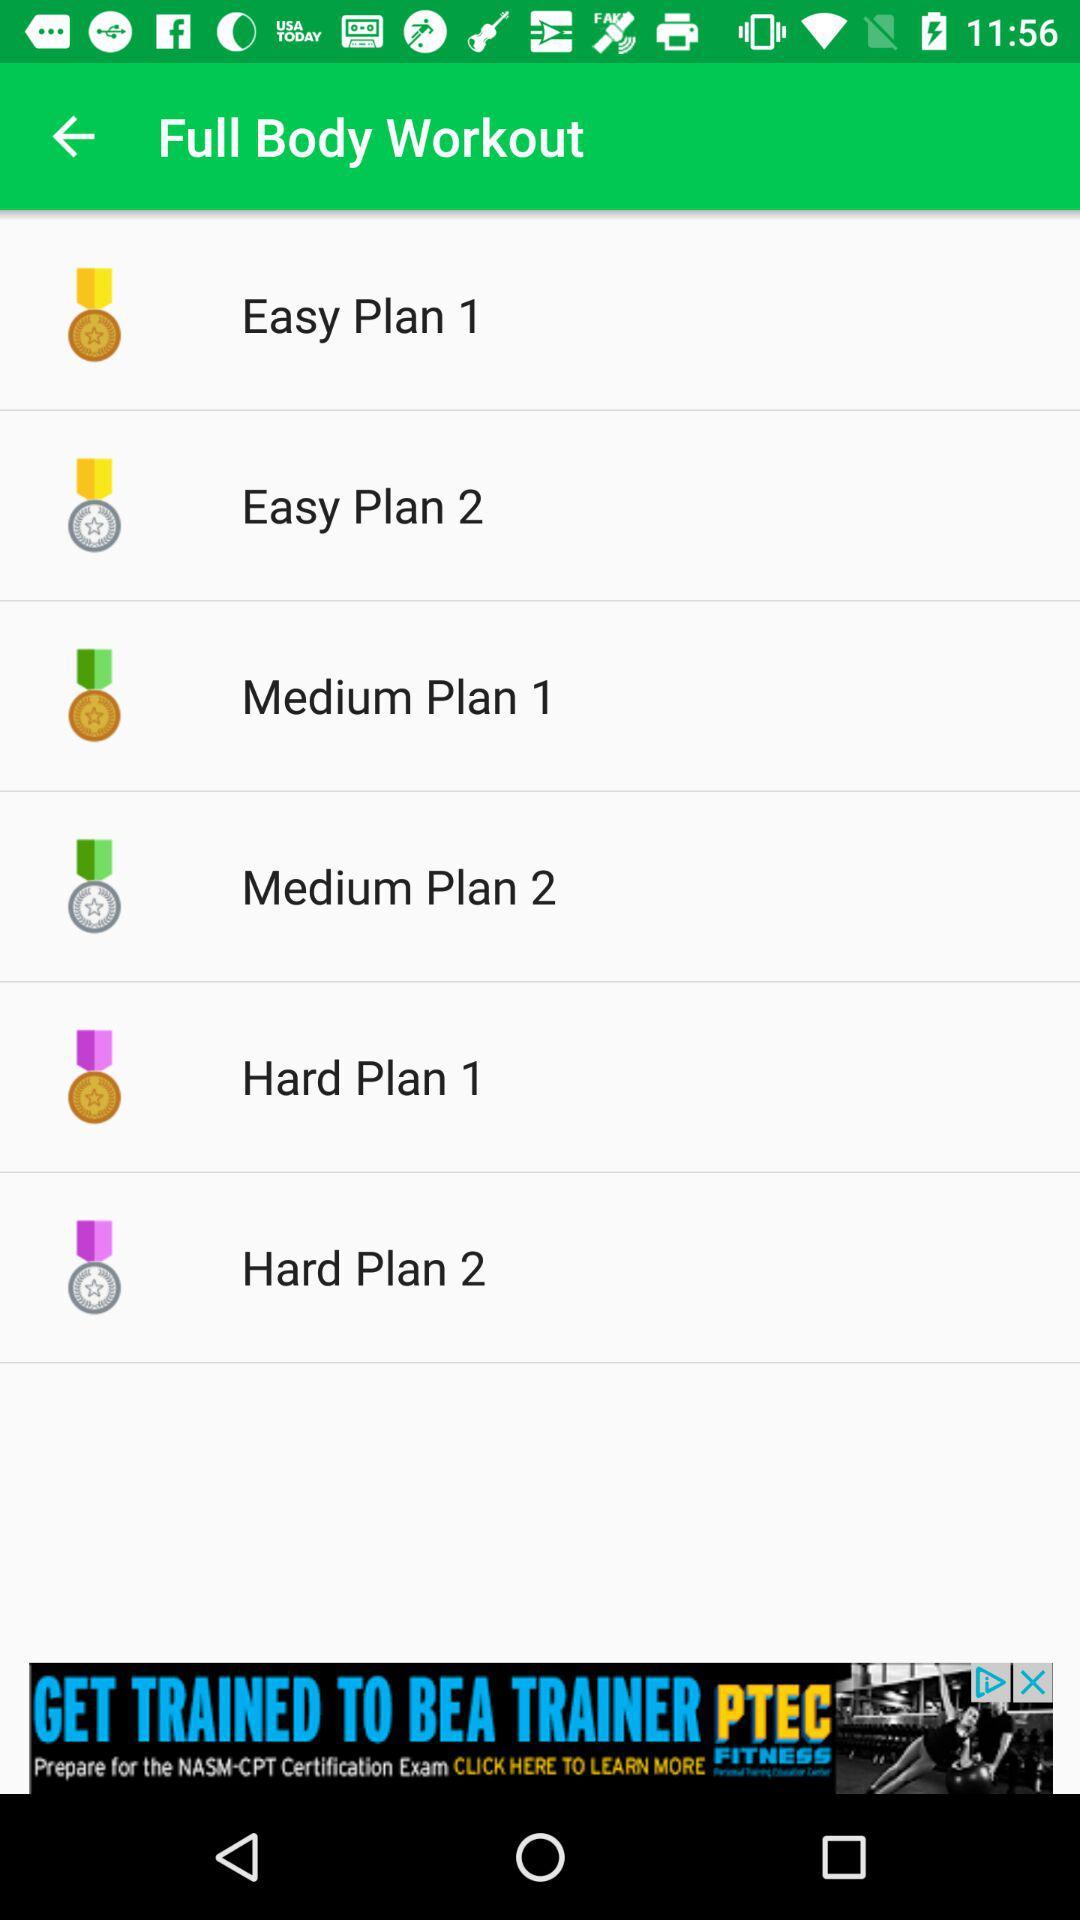 This screenshot has width=1080, height=1920. What do you see at coordinates (540, 1727) in the screenshot?
I see `pop up advertisement` at bounding box center [540, 1727].